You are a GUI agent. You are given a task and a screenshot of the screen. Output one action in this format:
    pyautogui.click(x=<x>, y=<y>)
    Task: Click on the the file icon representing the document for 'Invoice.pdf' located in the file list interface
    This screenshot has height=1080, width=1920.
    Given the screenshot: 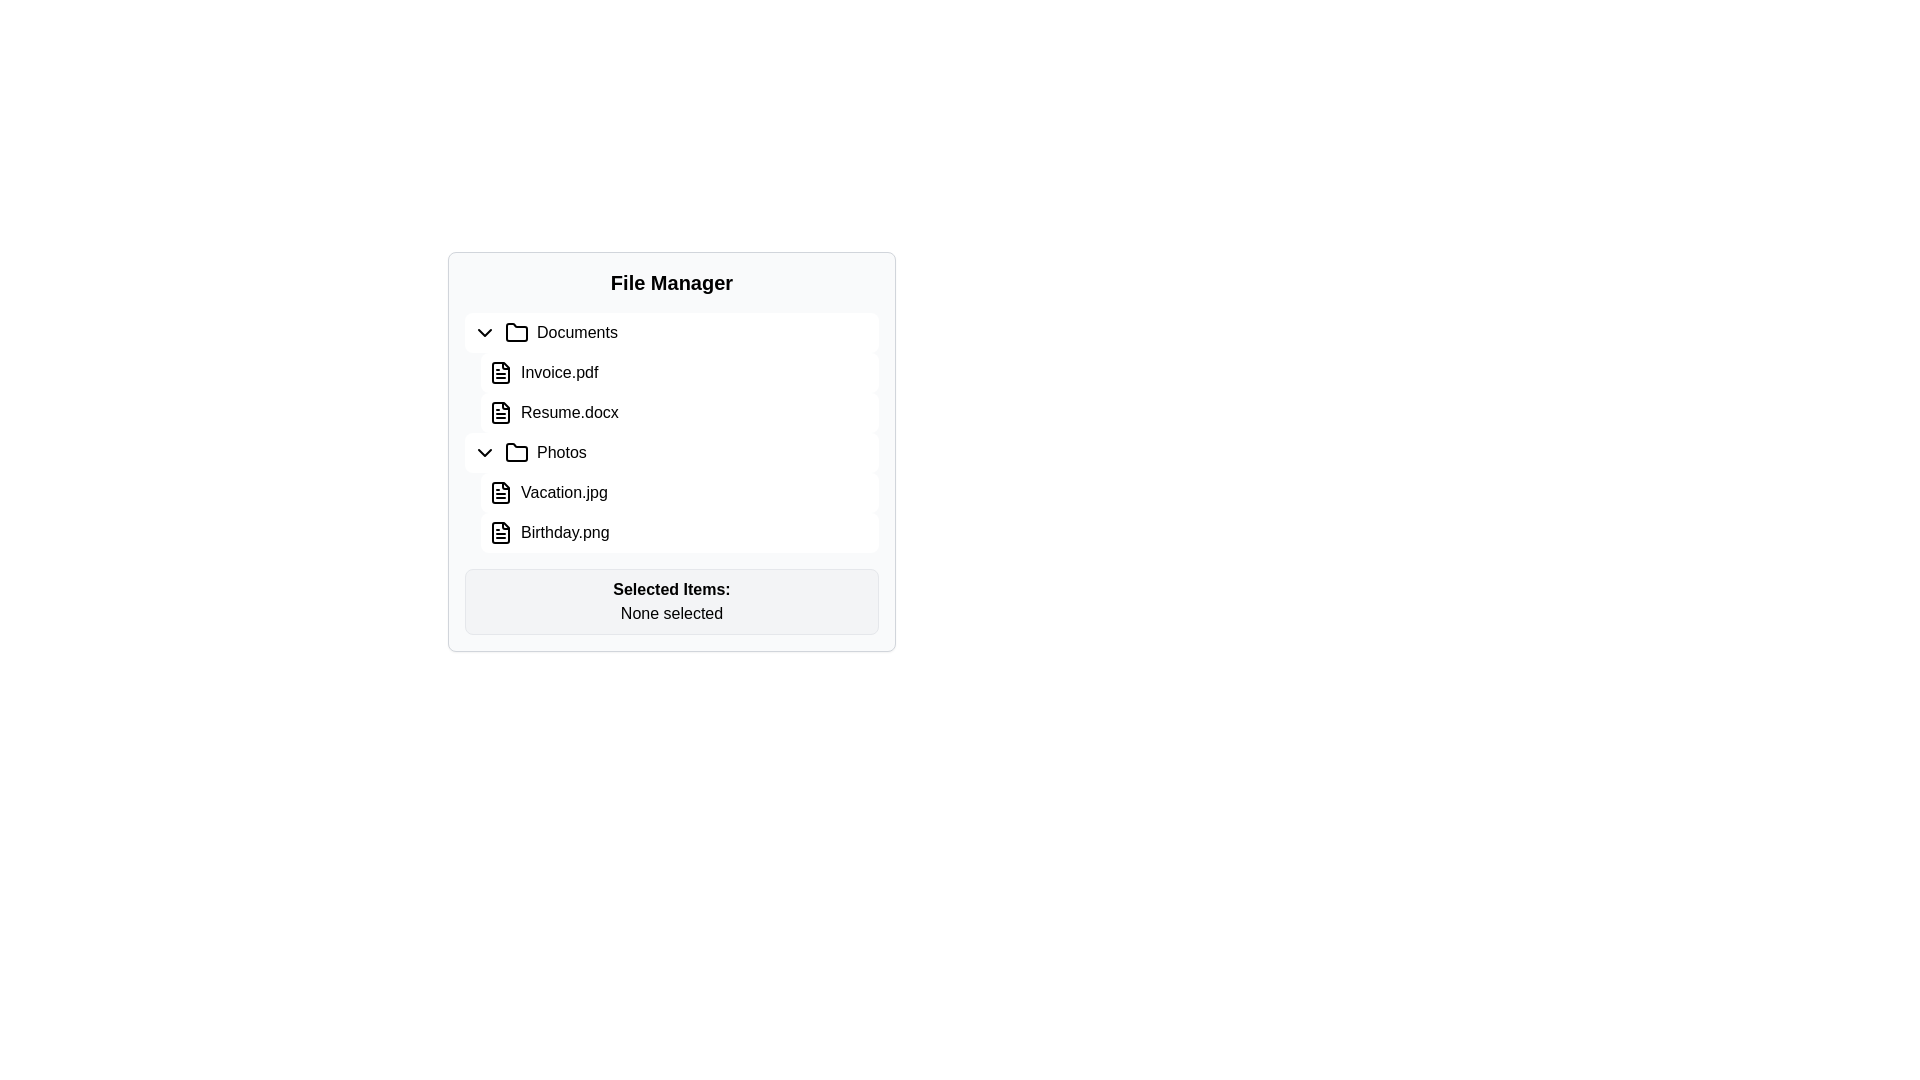 What is the action you would take?
    pyautogui.click(x=500, y=373)
    